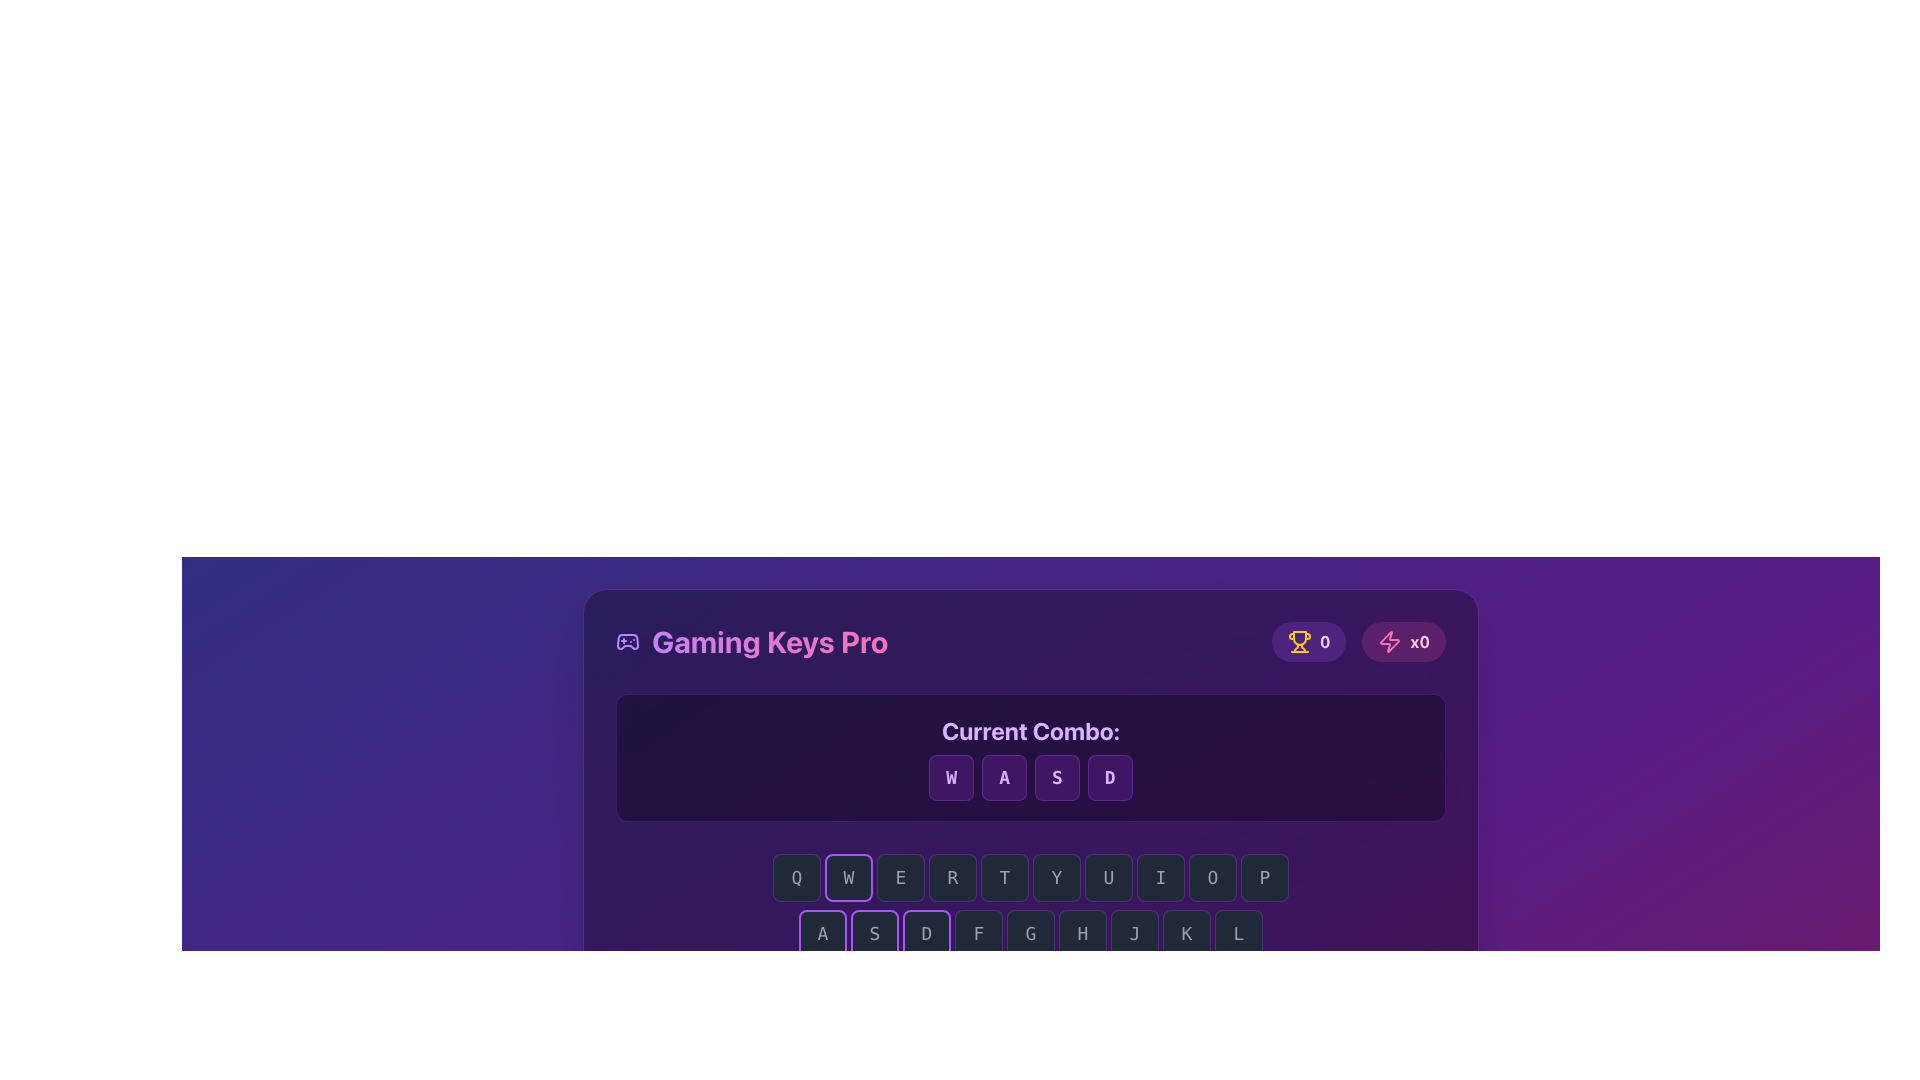  What do you see at coordinates (1212, 877) in the screenshot?
I see `the 'O' button on the virtual keyboard to simulate pressing the 'O' key` at bounding box center [1212, 877].